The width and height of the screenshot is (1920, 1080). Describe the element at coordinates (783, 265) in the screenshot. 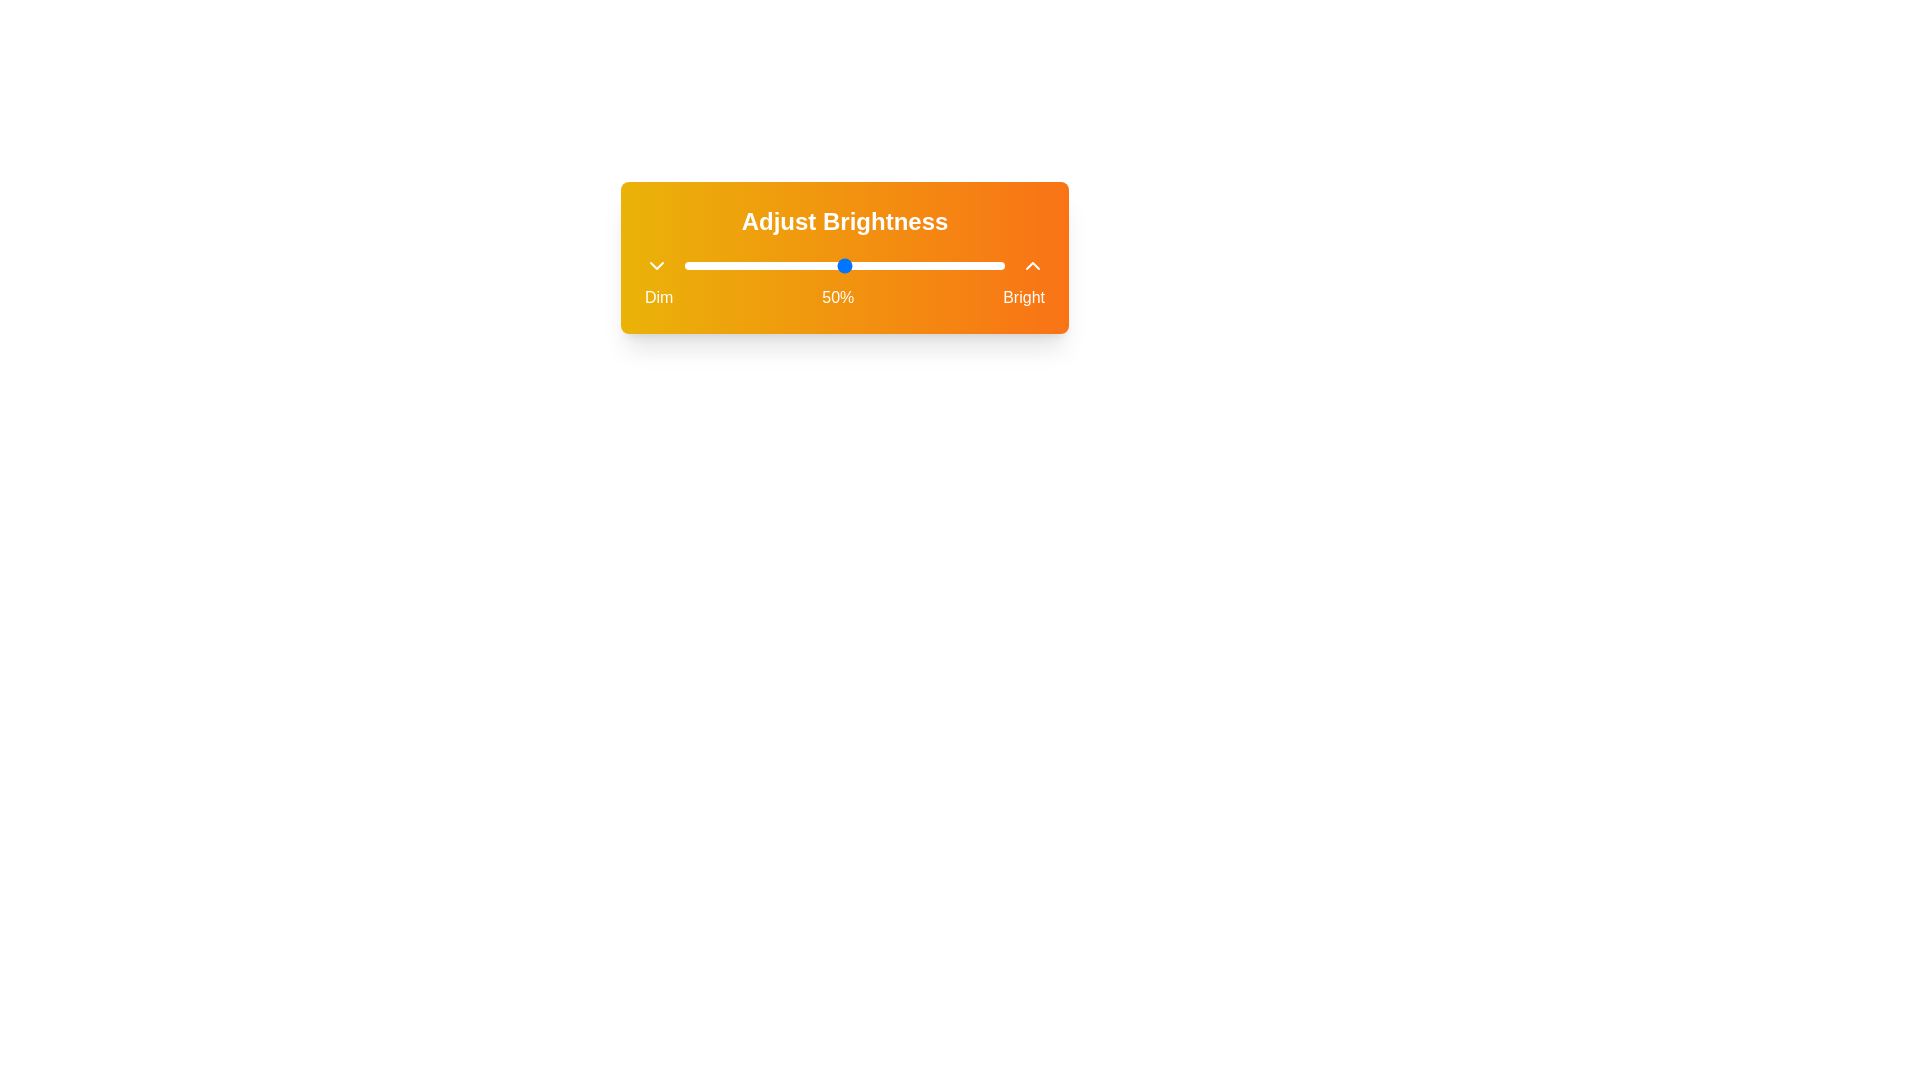

I see `brightness` at that location.